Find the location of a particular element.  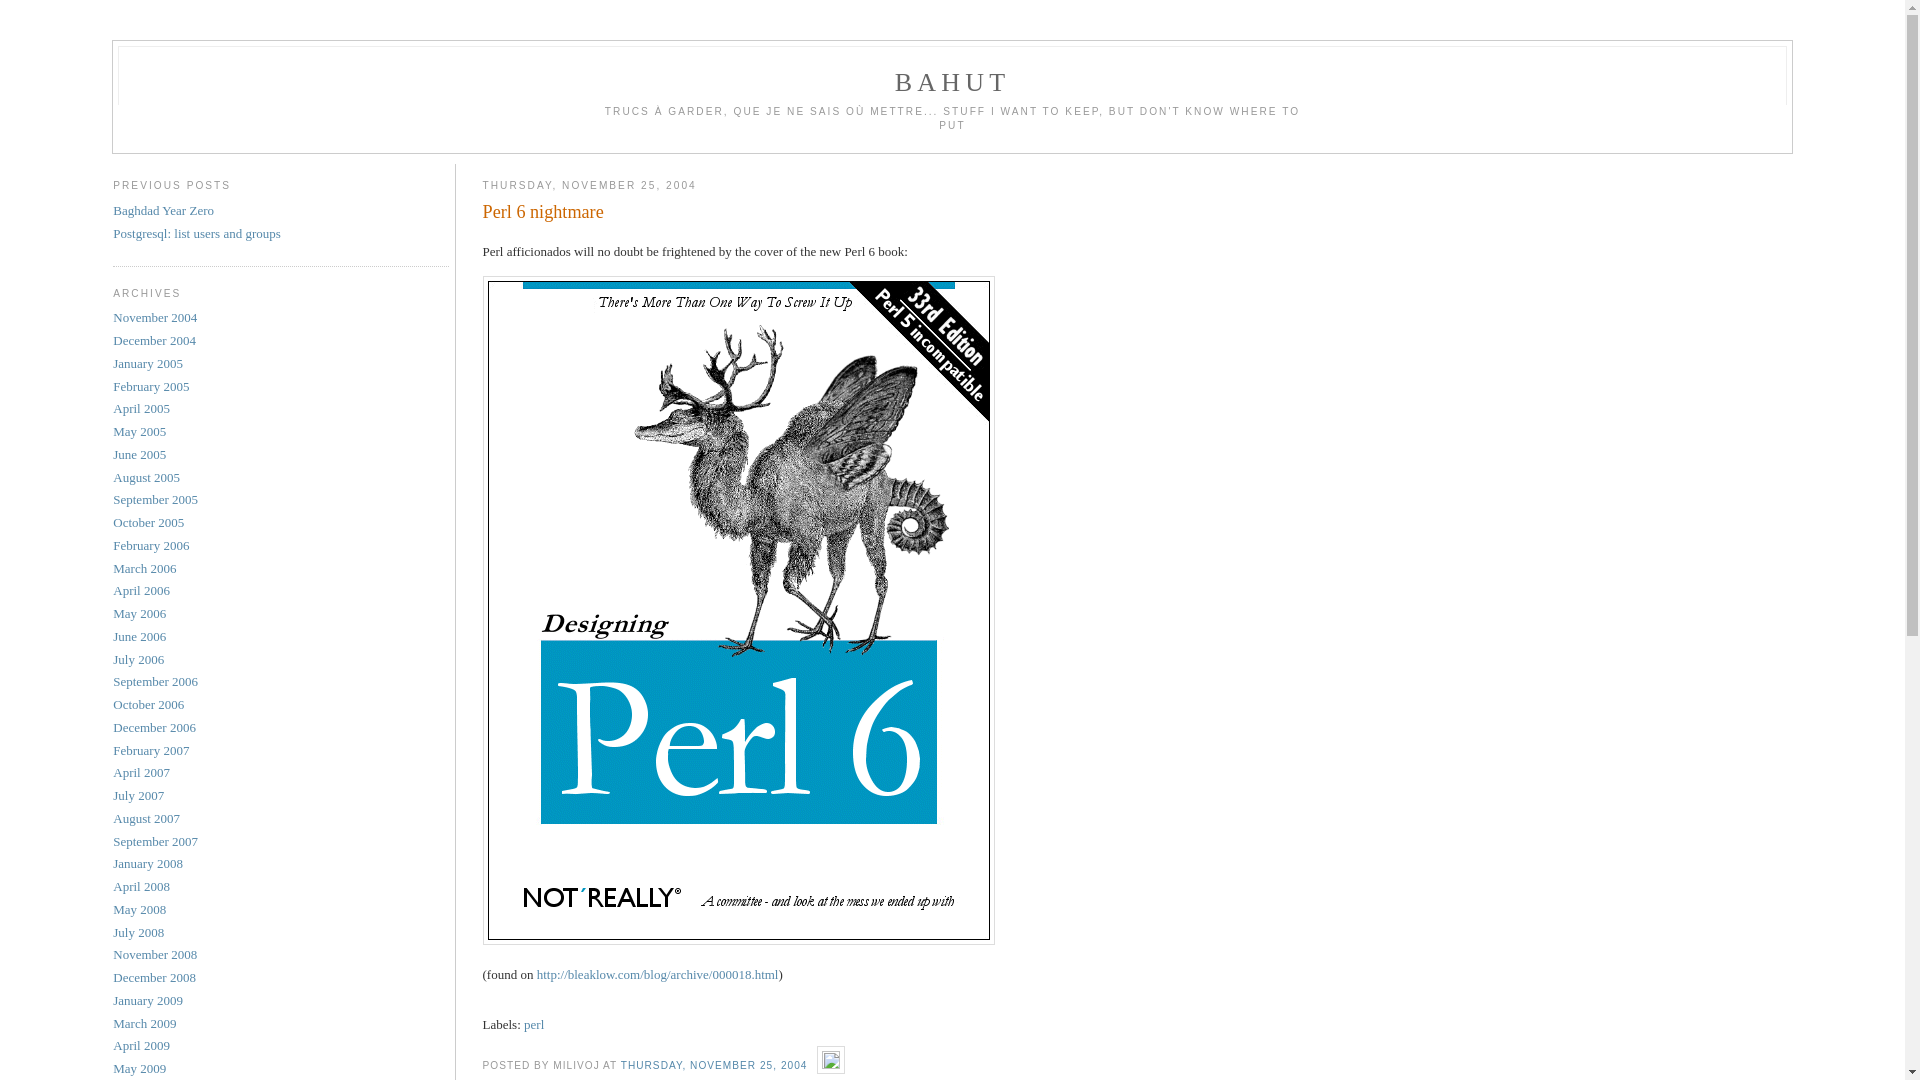

'October 2006' is located at coordinates (147, 703).